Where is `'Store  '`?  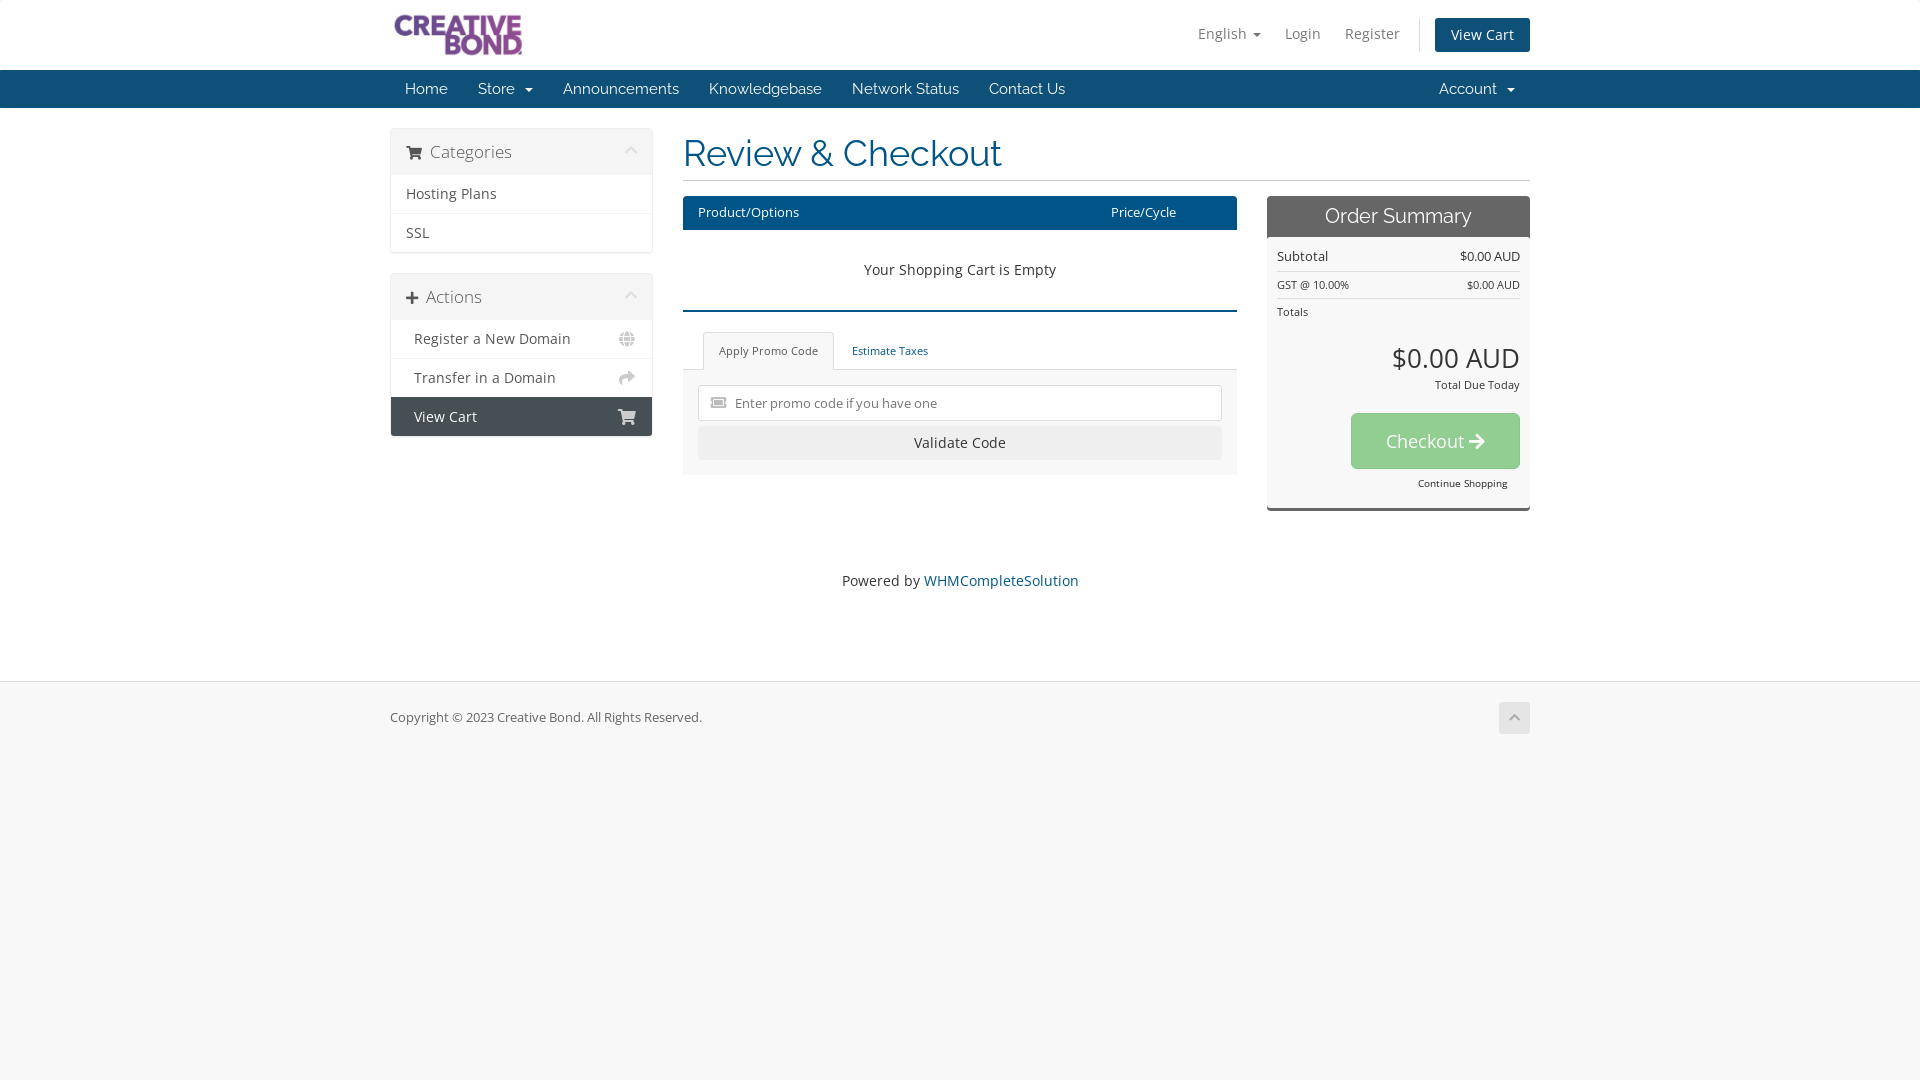 'Store  ' is located at coordinates (461, 87).